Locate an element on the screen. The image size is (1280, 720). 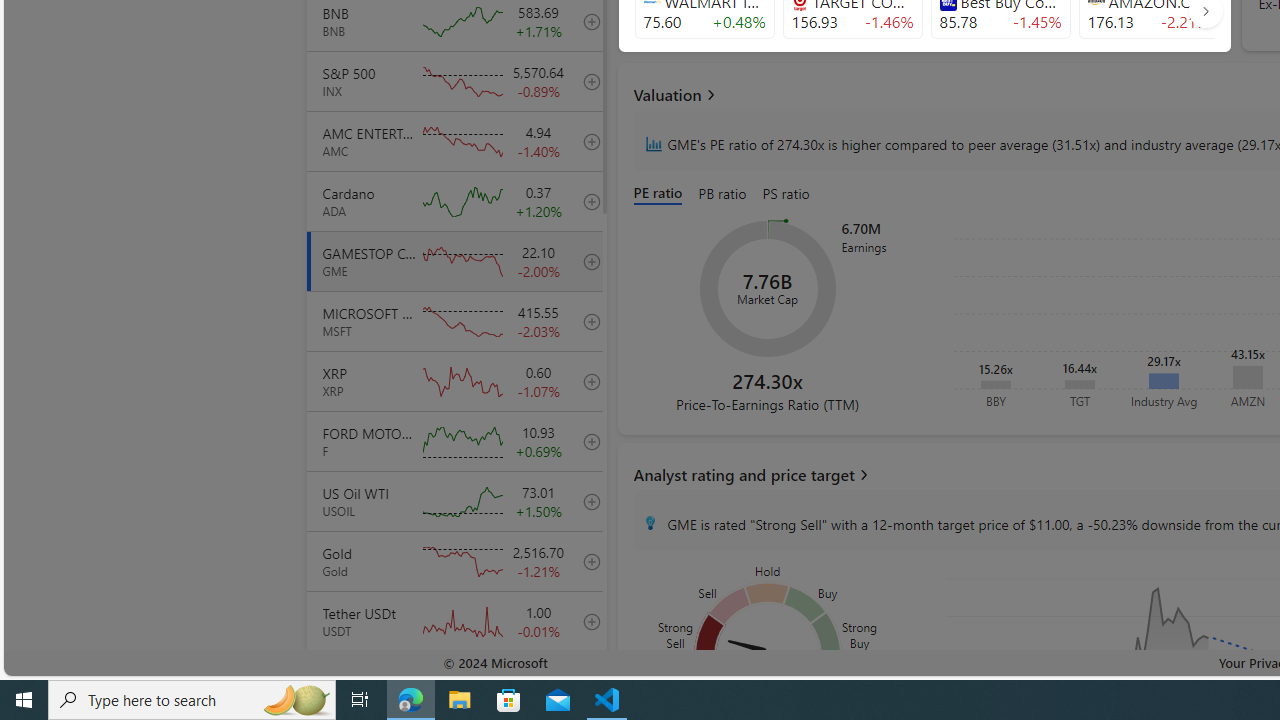
'AutomationID: finance_carousel_navi_arrow' is located at coordinates (1204, 10).